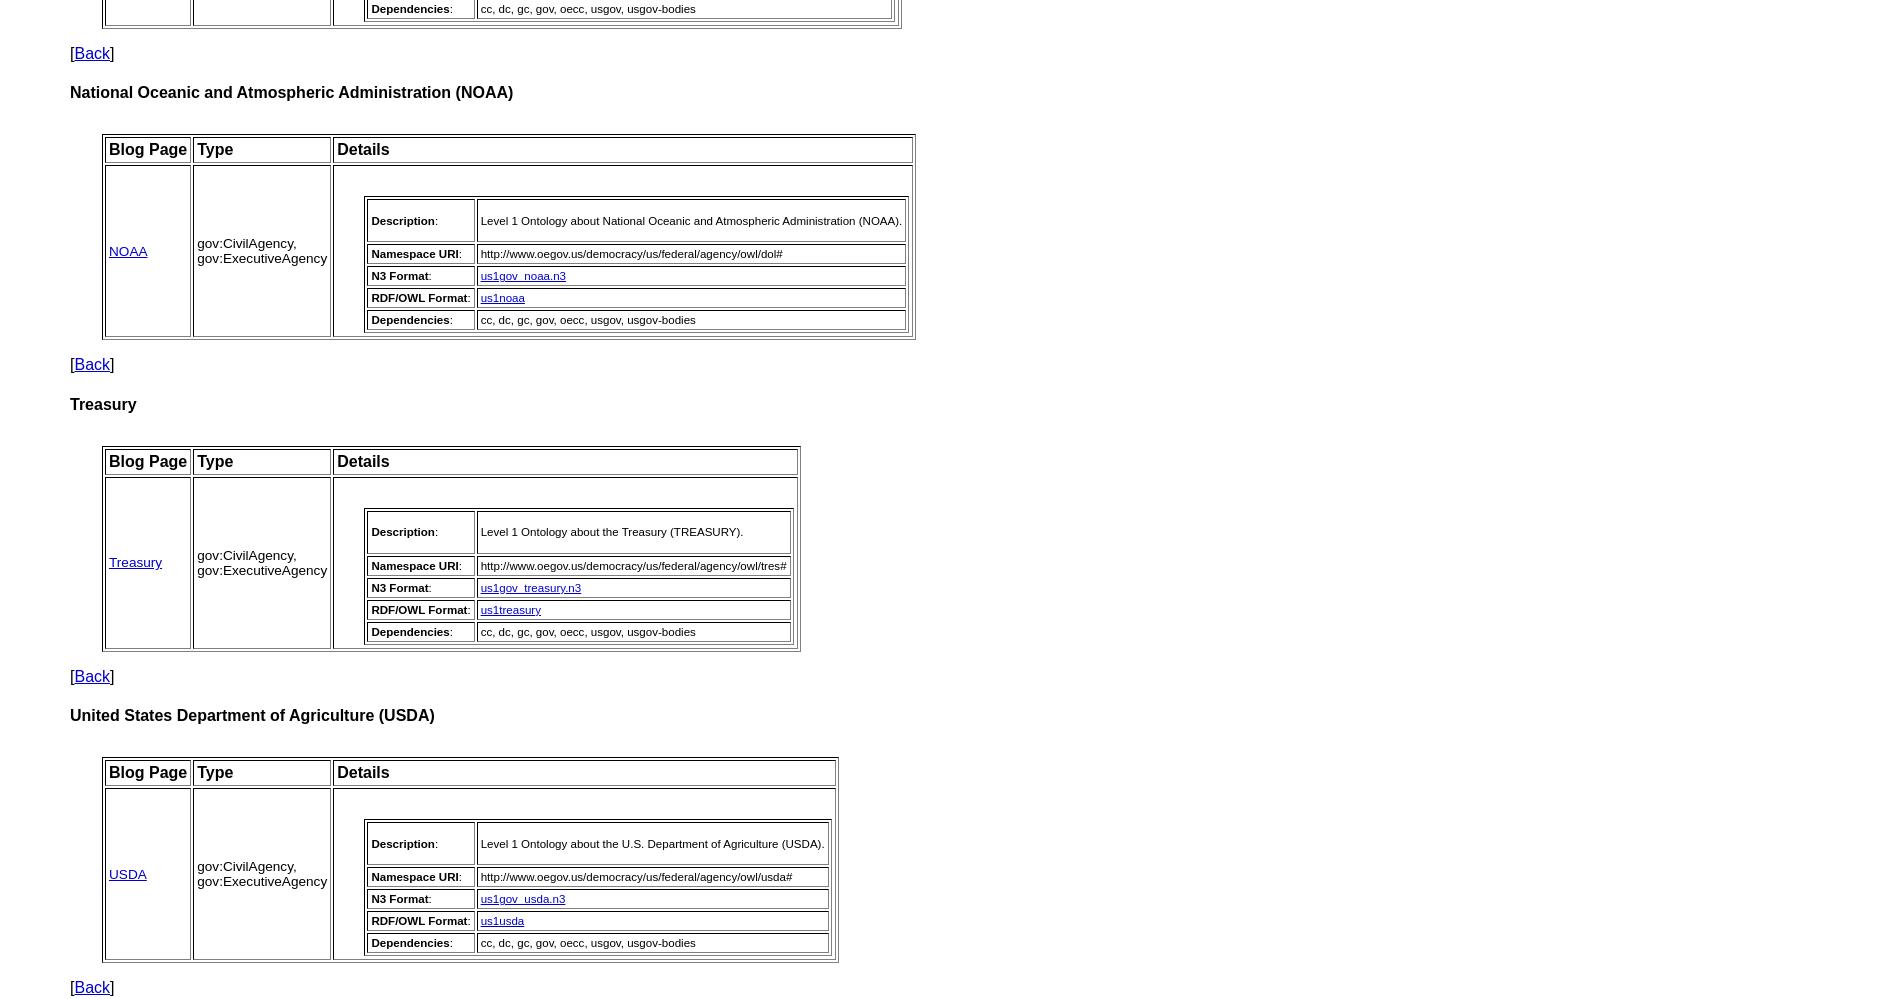 Image resolution: width=1900 pixels, height=999 pixels. I want to click on 'United States Department of Agriculture (USDA)', so click(250, 715).